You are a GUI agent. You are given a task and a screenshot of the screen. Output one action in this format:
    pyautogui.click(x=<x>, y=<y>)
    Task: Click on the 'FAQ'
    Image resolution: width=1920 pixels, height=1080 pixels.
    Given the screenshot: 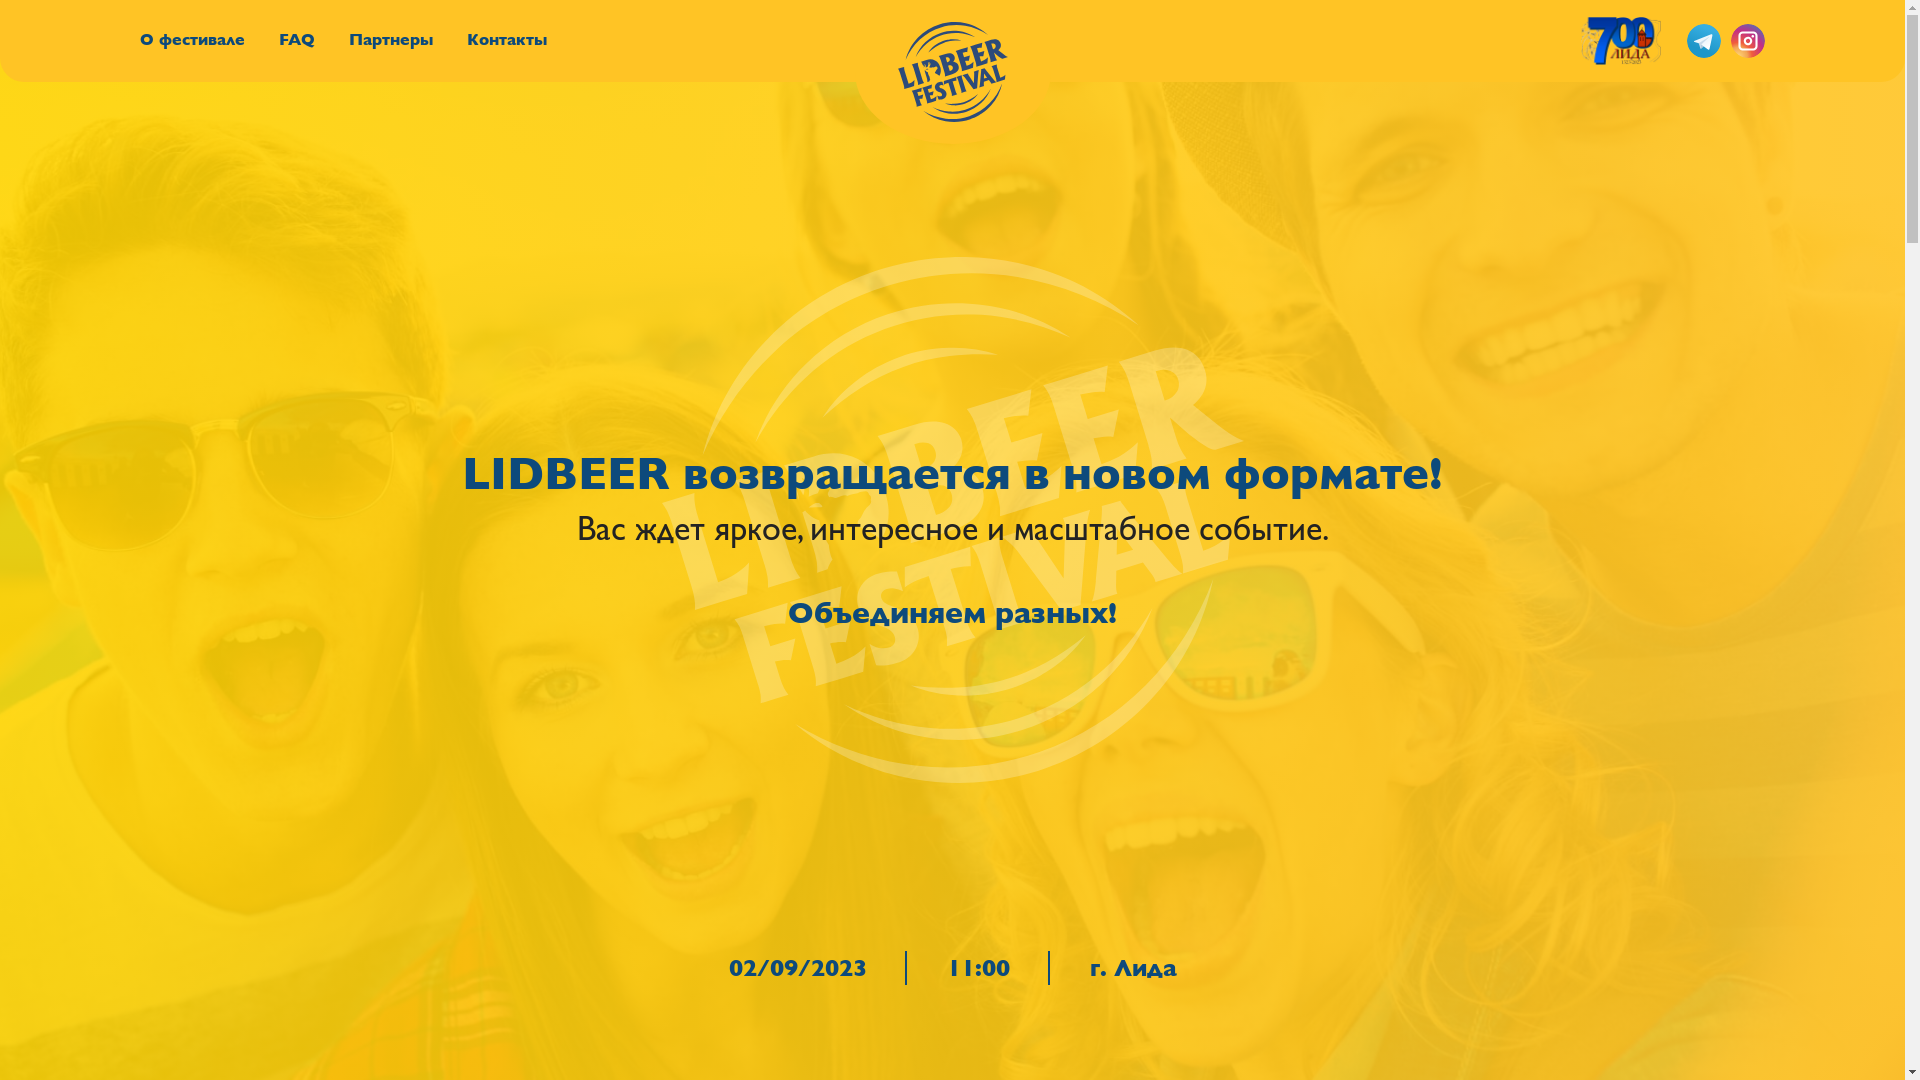 What is the action you would take?
    pyautogui.click(x=296, y=39)
    